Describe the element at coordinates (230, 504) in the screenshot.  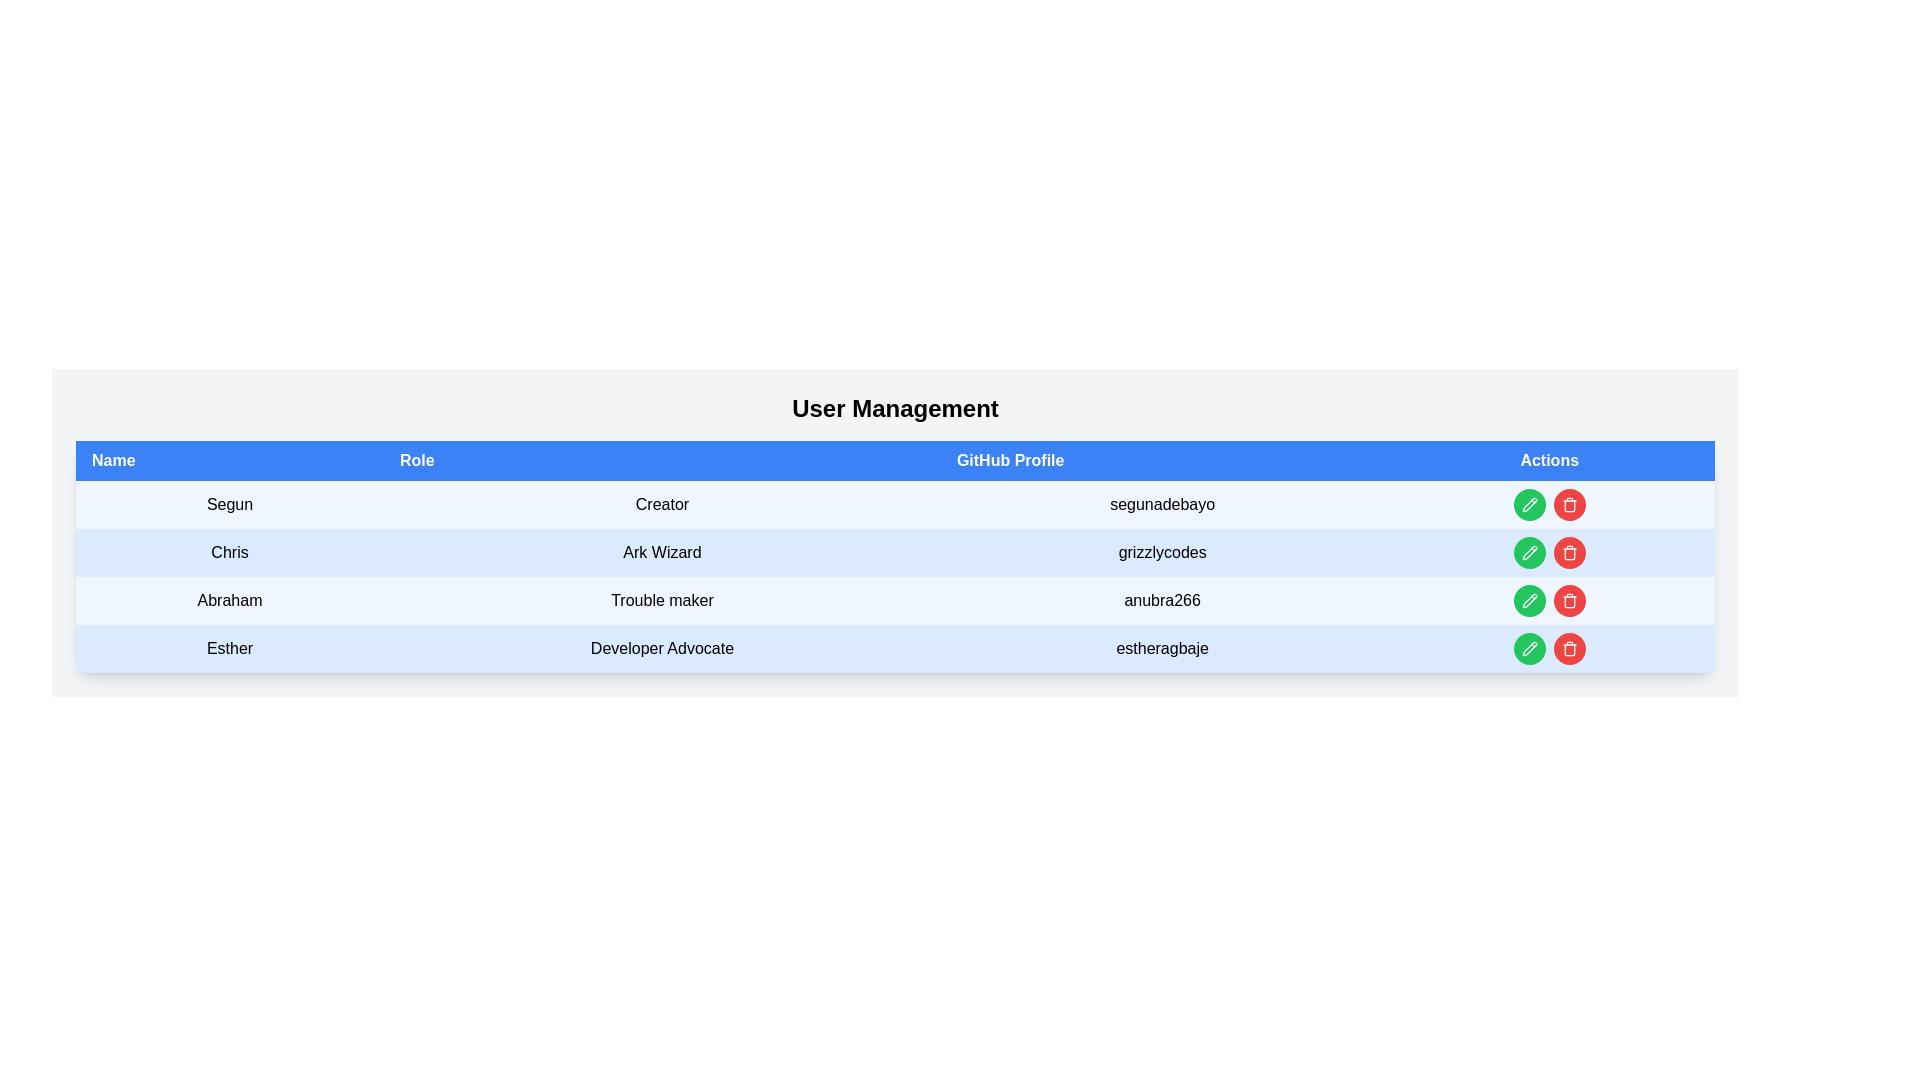
I see `the text label displaying 'Segun' in black on a light blue background, located in the first row of the table under the 'Name' column` at that location.